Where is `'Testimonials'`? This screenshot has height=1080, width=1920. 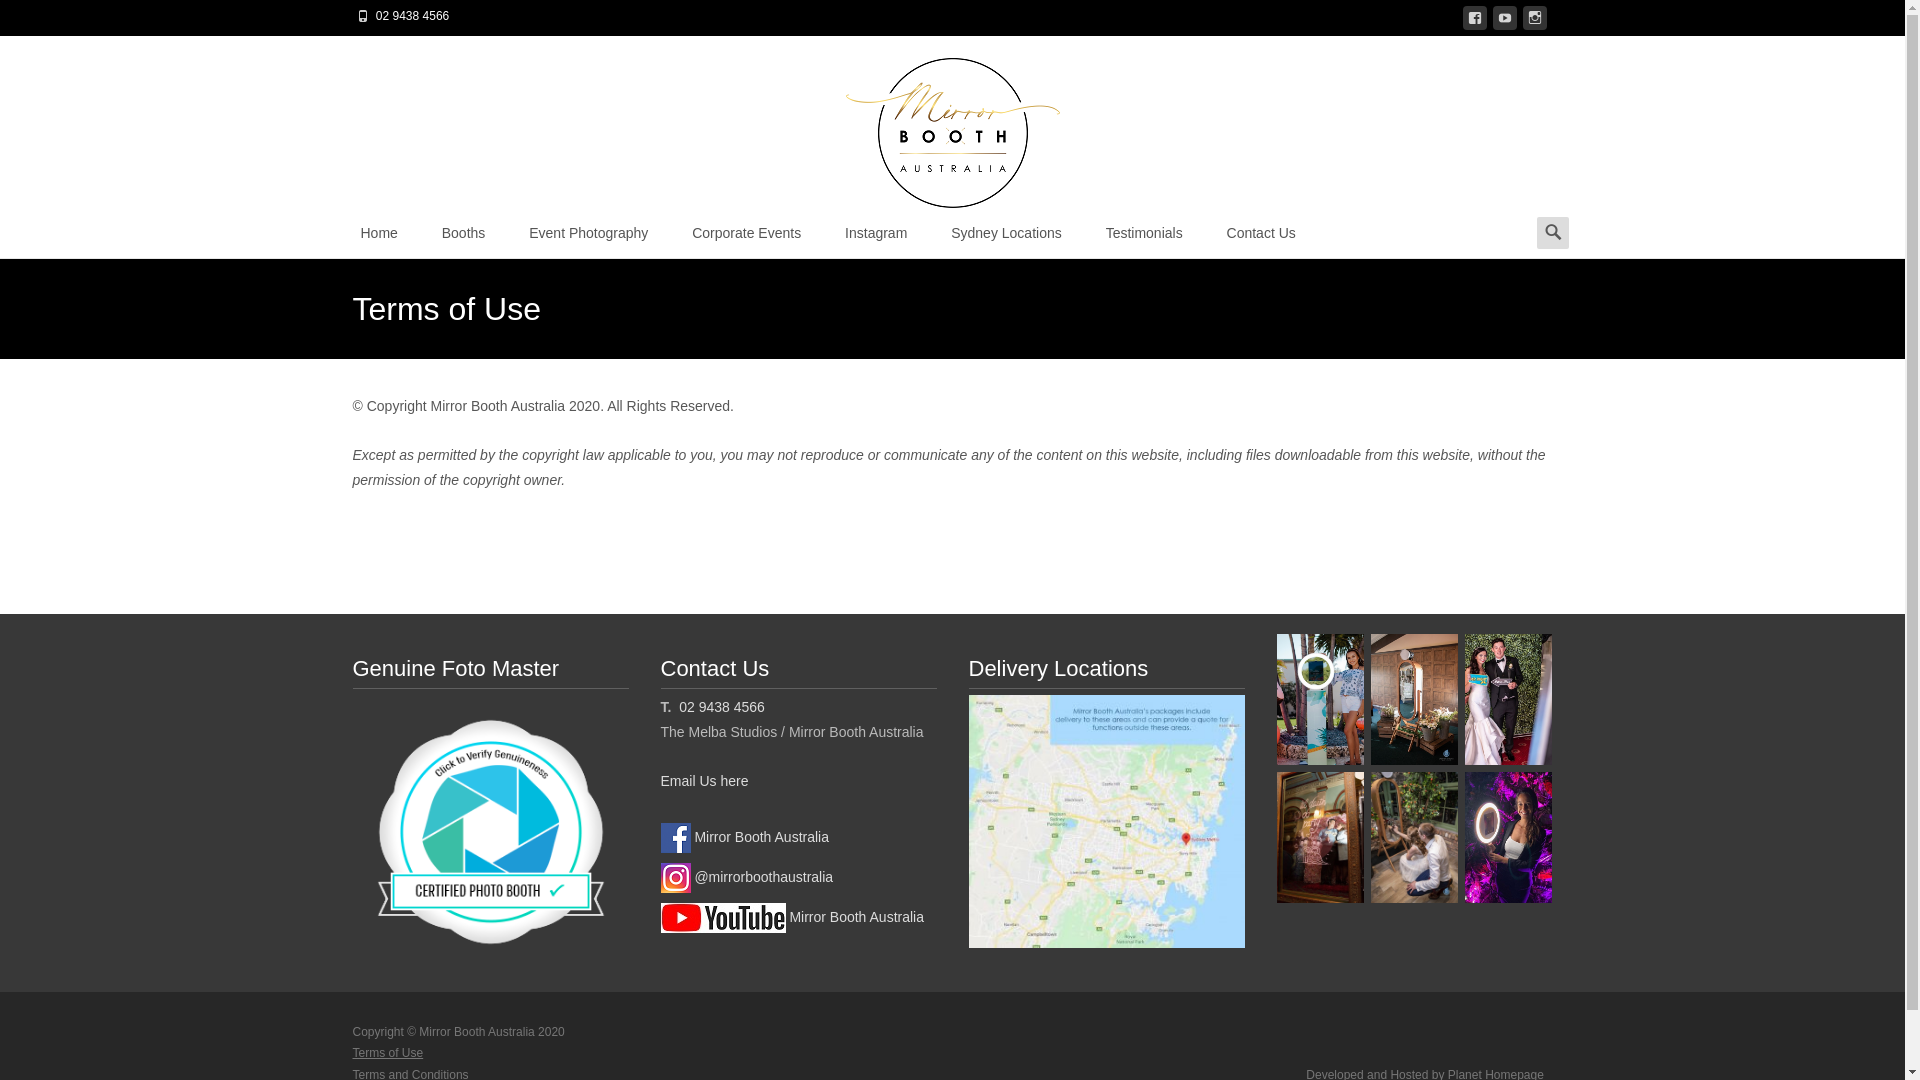
'Testimonials' is located at coordinates (1144, 231).